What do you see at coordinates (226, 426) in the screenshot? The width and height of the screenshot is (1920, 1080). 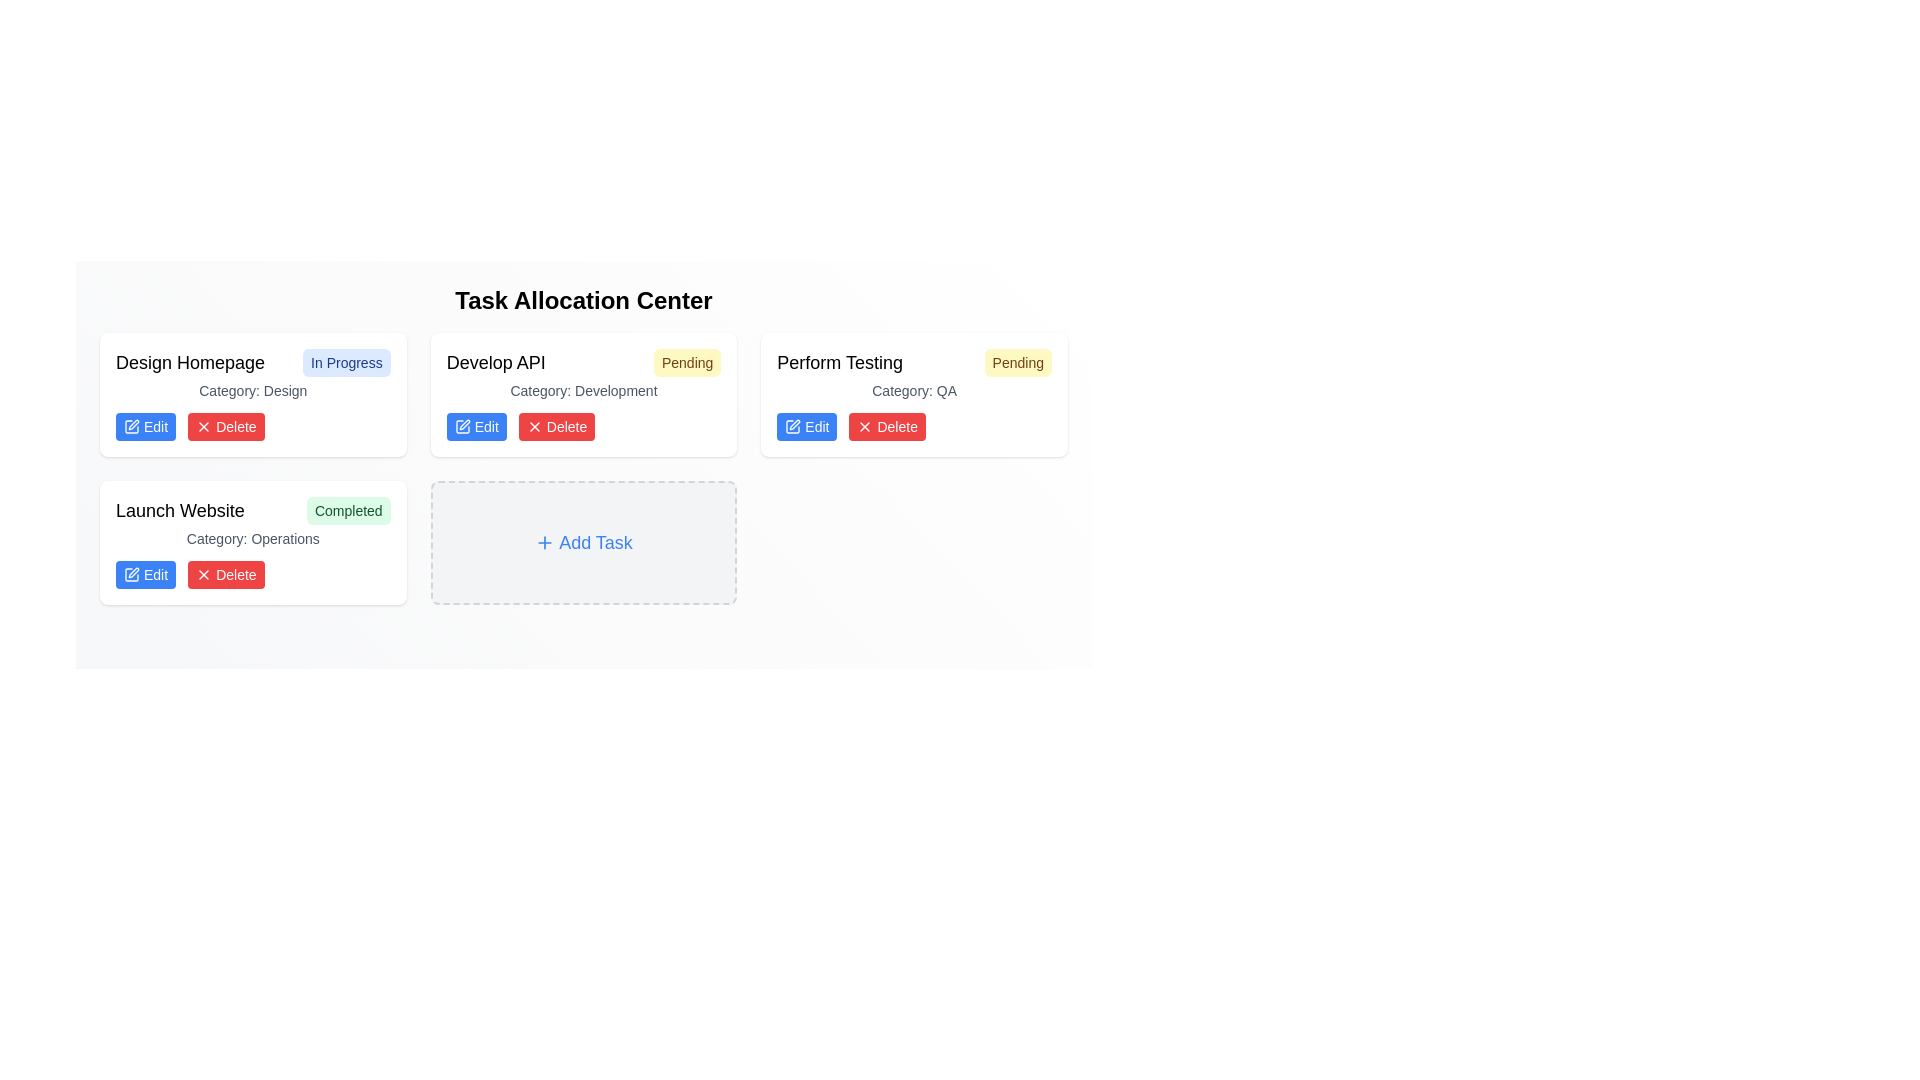 I see `the delete button located to the right of the blue 'Edit' button within the action buttons group at the bottom of a task item card` at bounding box center [226, 426].